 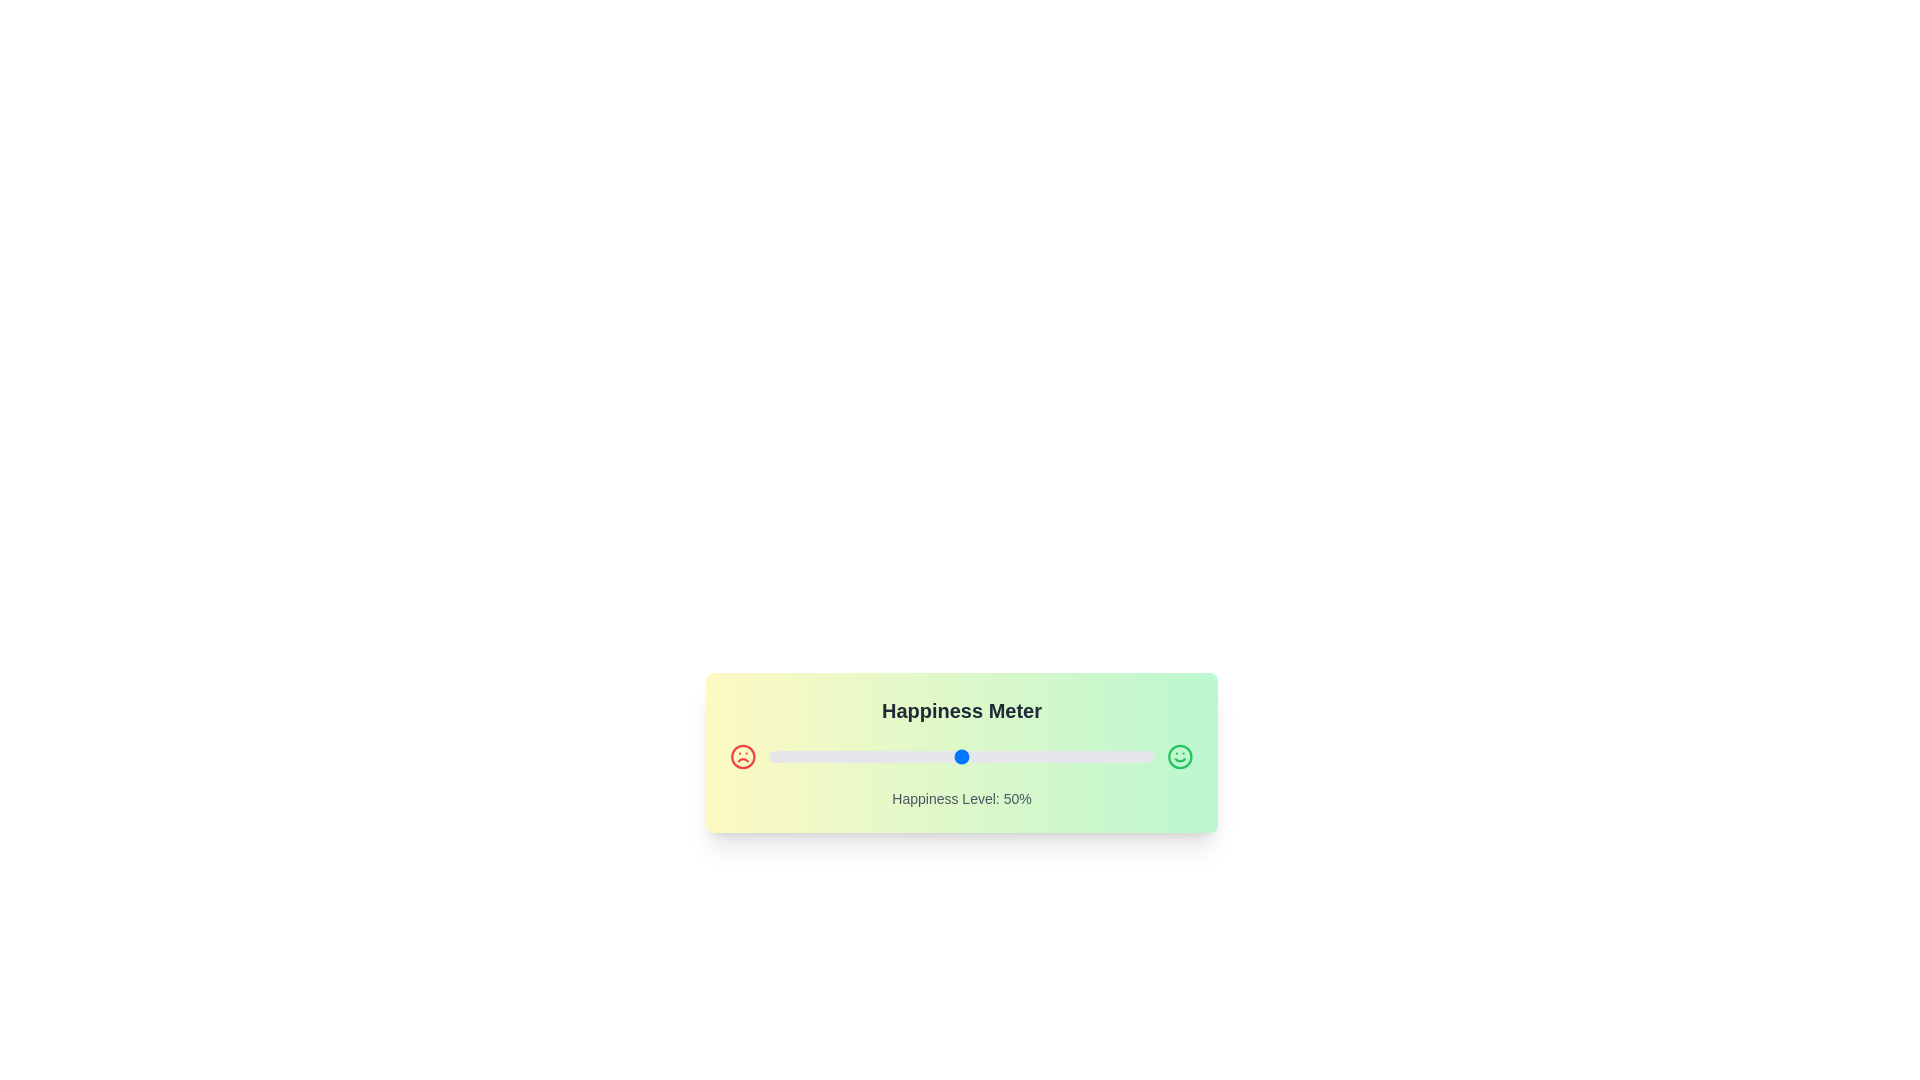 I want to click on the slider to set the happiness level to 0%, so click(x=767, y=756).